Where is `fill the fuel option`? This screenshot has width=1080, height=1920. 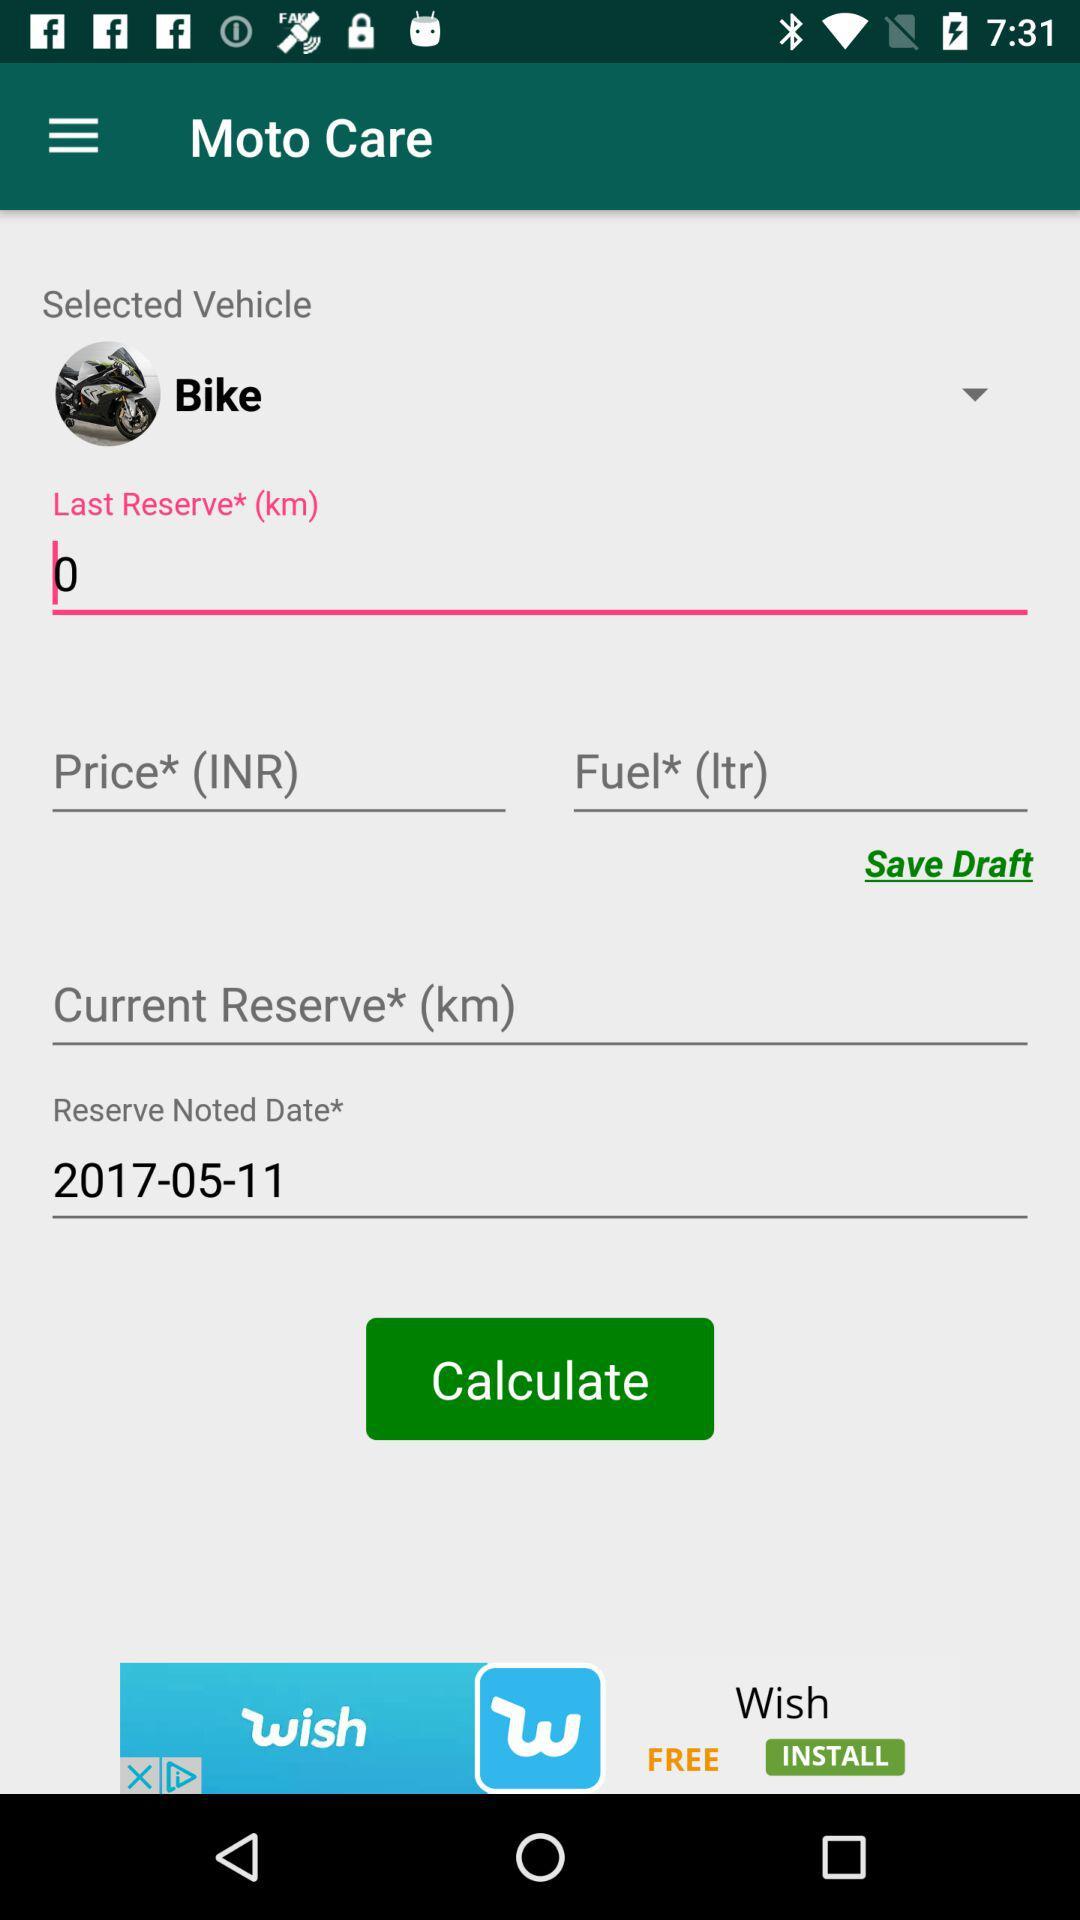 fill the fuel option is located at coordinates (799, 772).